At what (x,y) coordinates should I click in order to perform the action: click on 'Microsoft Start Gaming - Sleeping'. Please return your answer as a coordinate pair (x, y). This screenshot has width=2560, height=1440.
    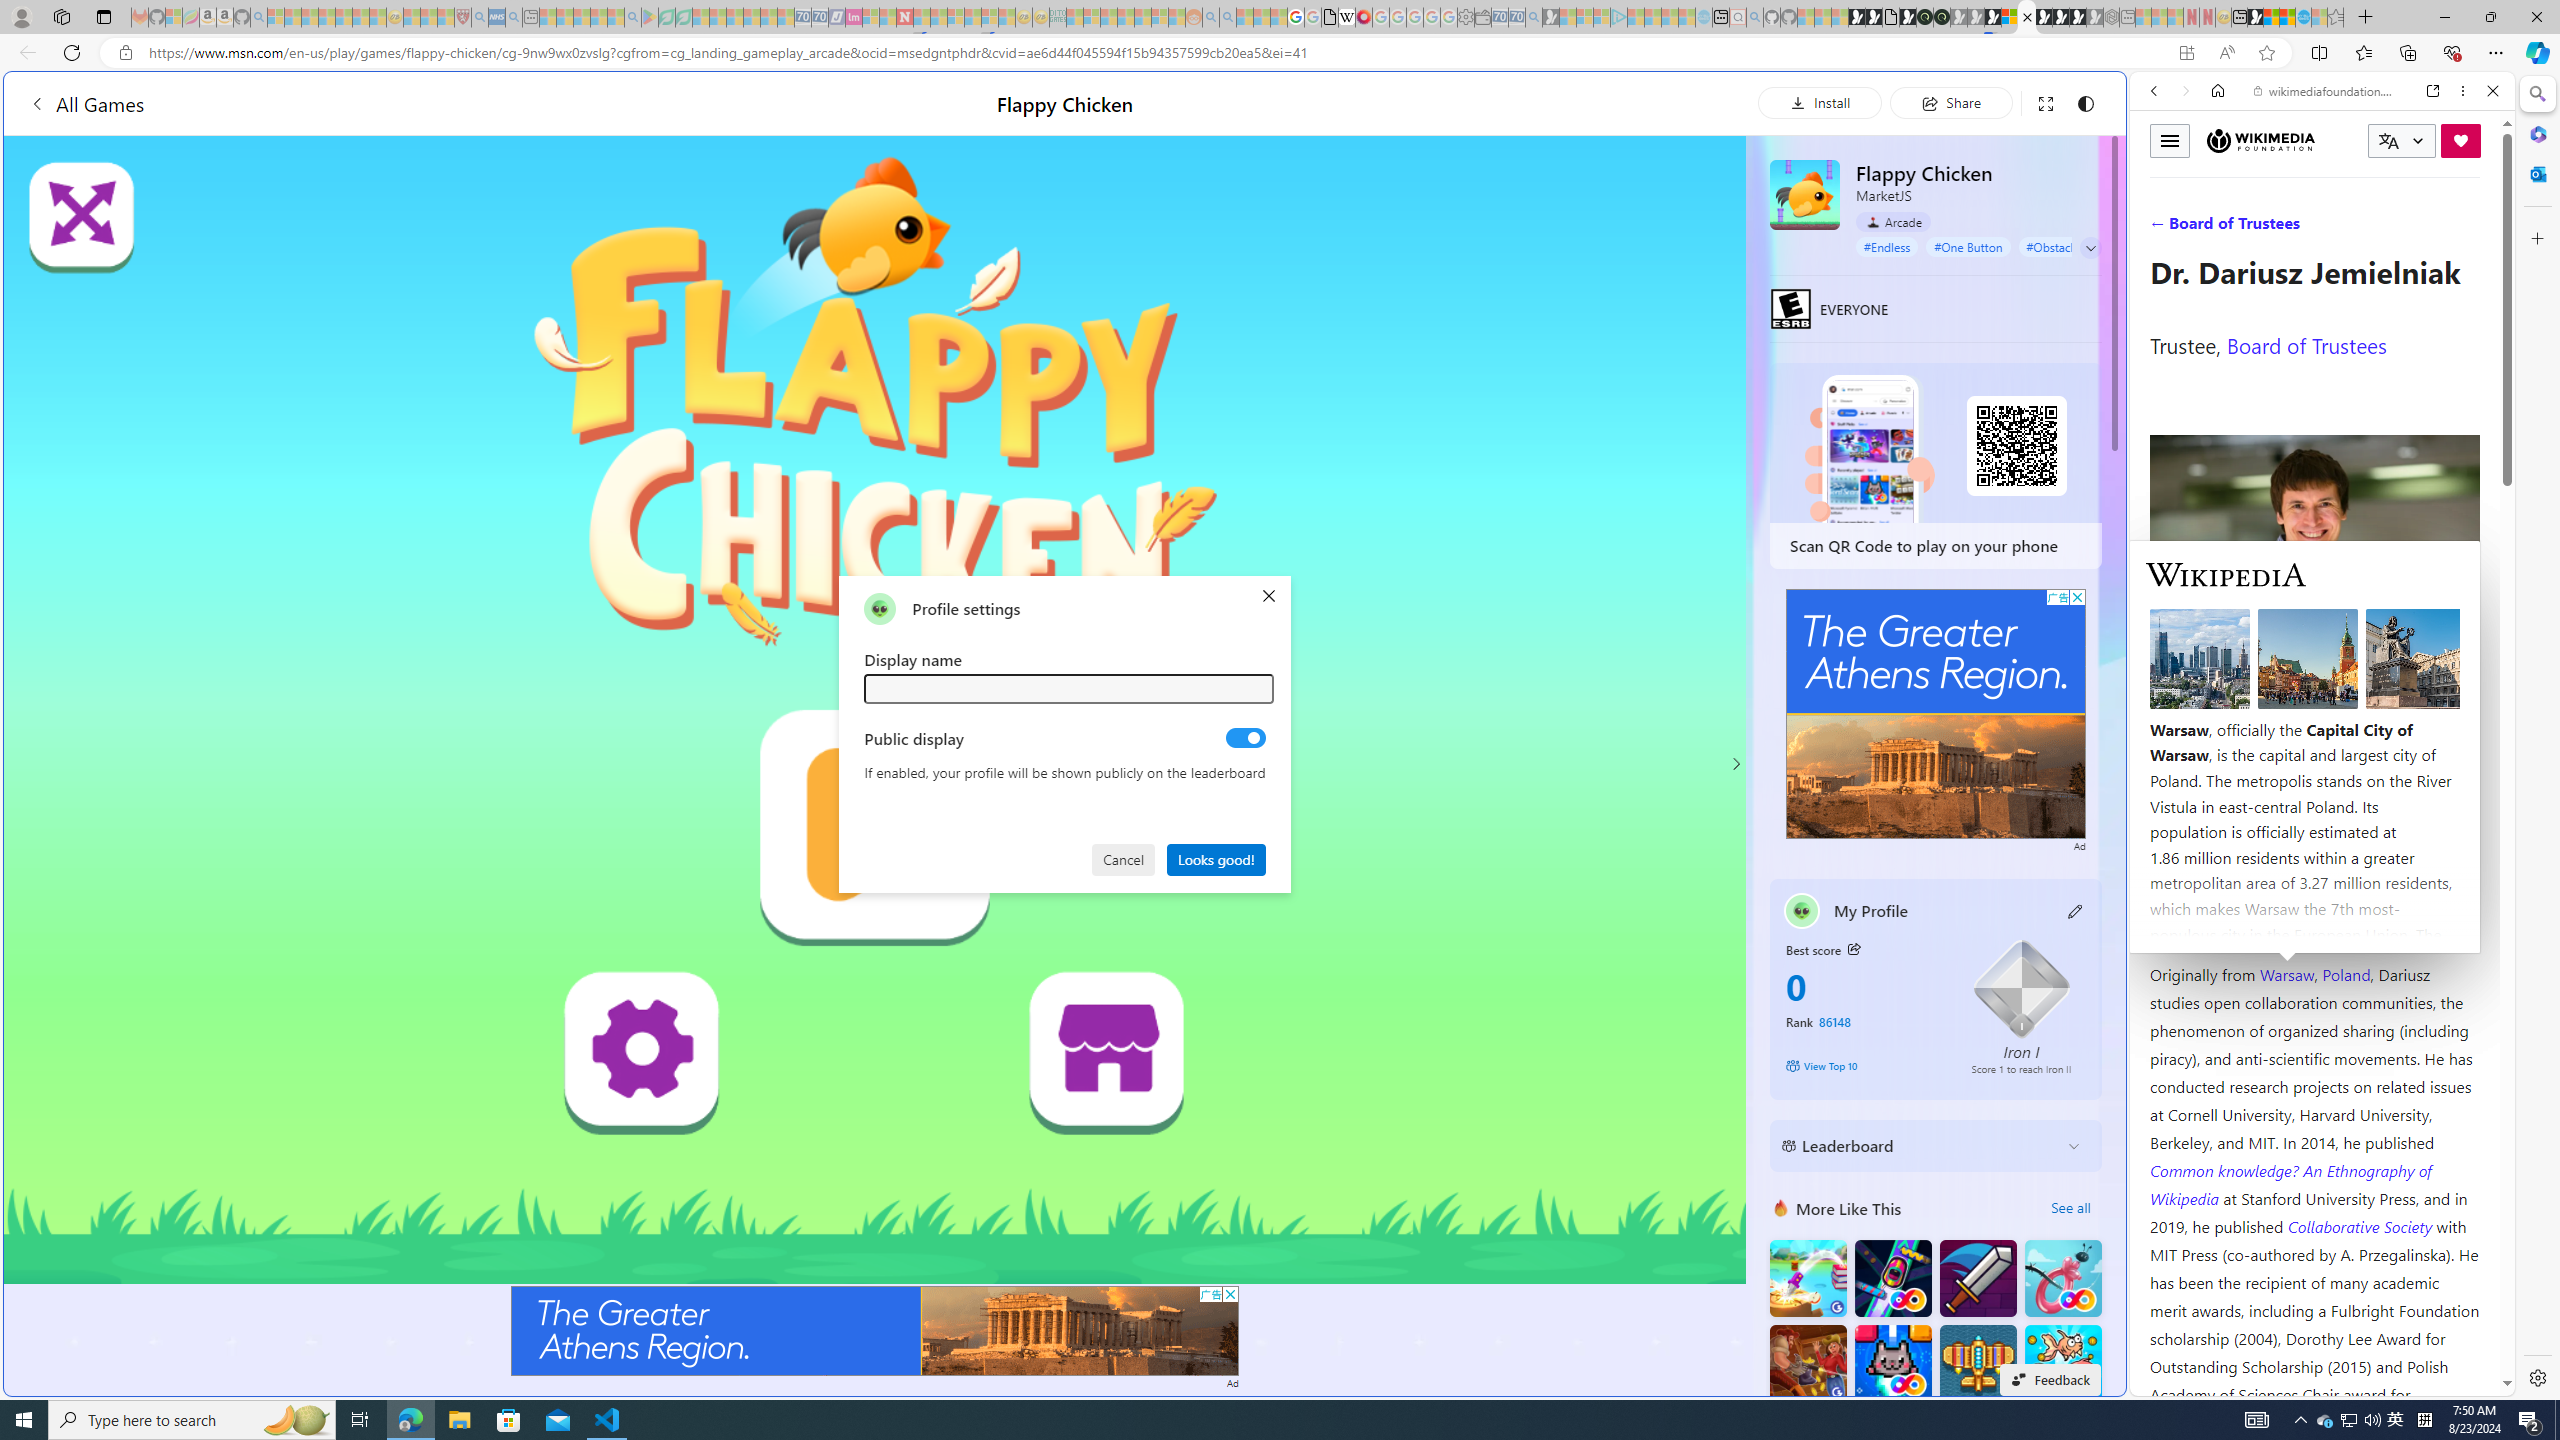
    Looking at the image, I should click on (1549, 16).